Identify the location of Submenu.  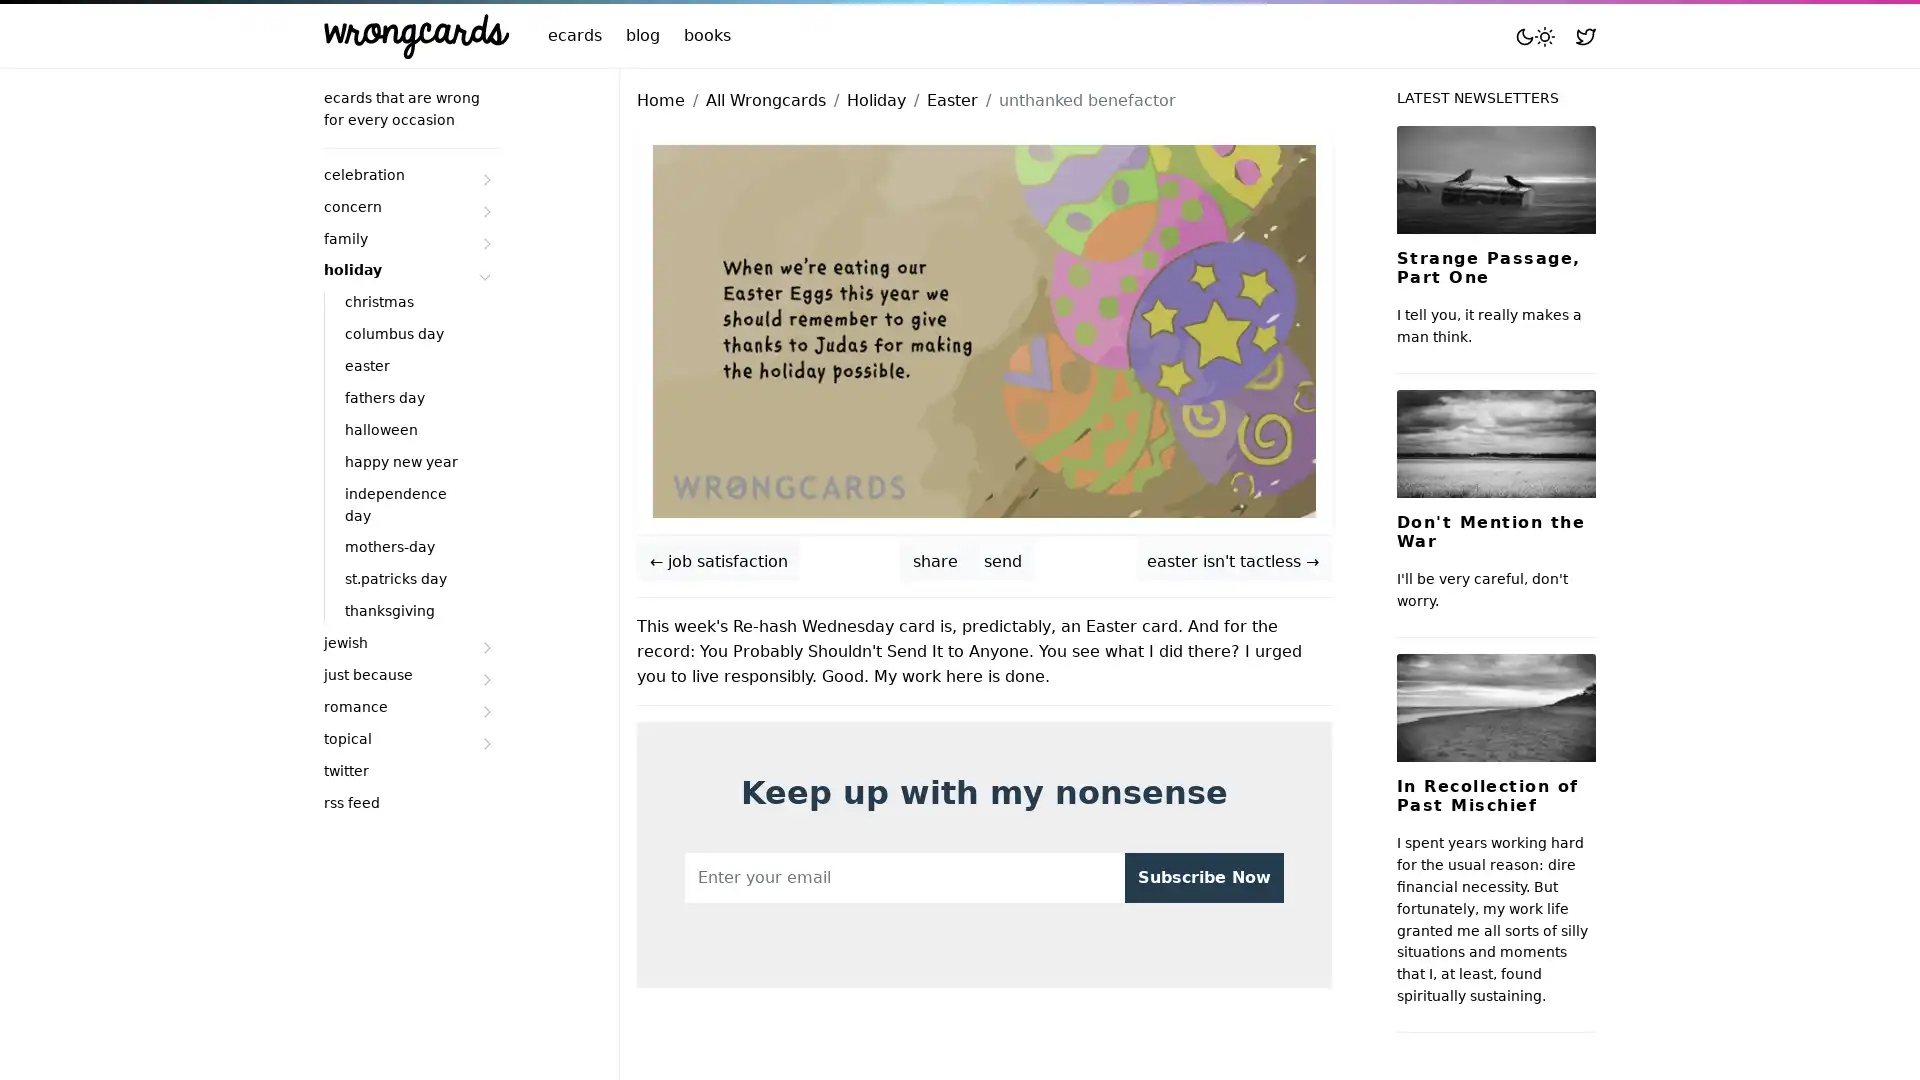
(484, 211).